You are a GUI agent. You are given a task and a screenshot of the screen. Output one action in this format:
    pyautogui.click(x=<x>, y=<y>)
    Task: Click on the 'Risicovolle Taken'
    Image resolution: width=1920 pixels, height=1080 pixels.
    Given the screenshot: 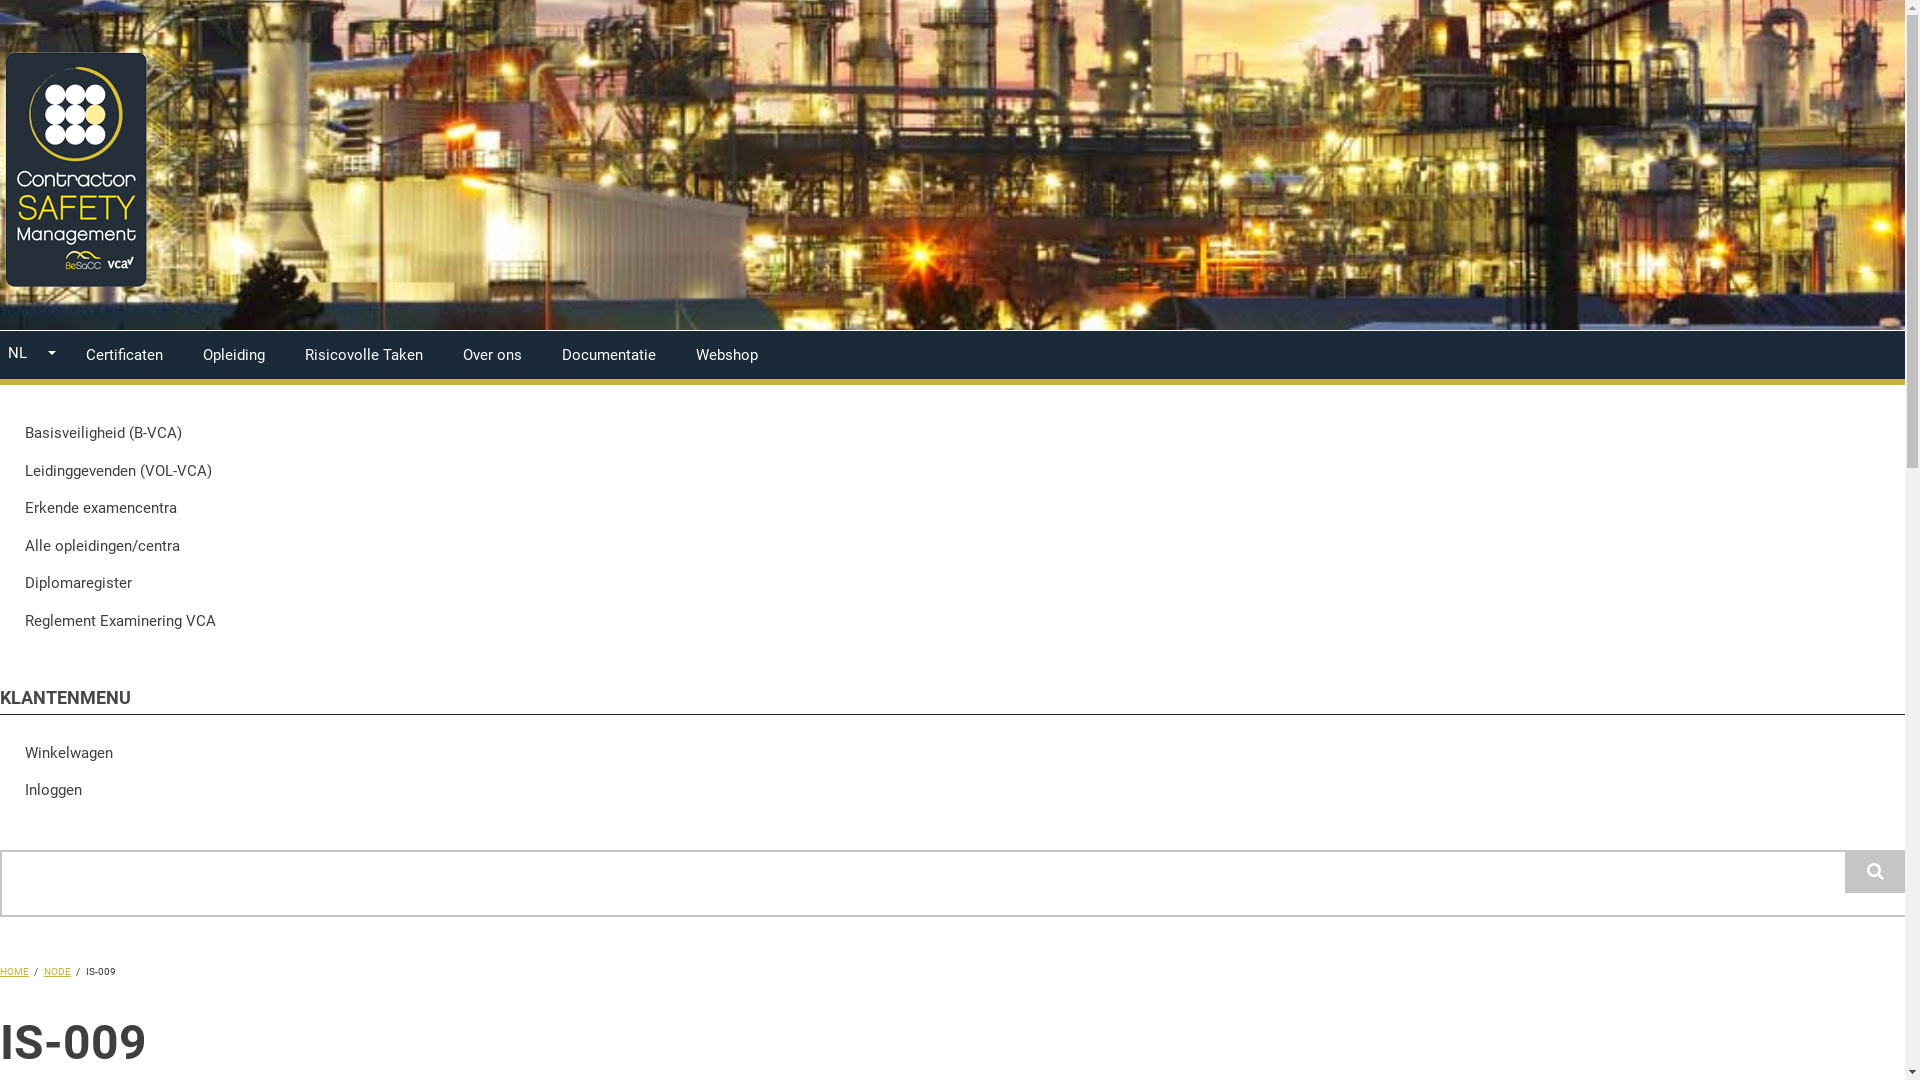 What is the action you would take?
    pyautogui.click(x=364, y=353)
    